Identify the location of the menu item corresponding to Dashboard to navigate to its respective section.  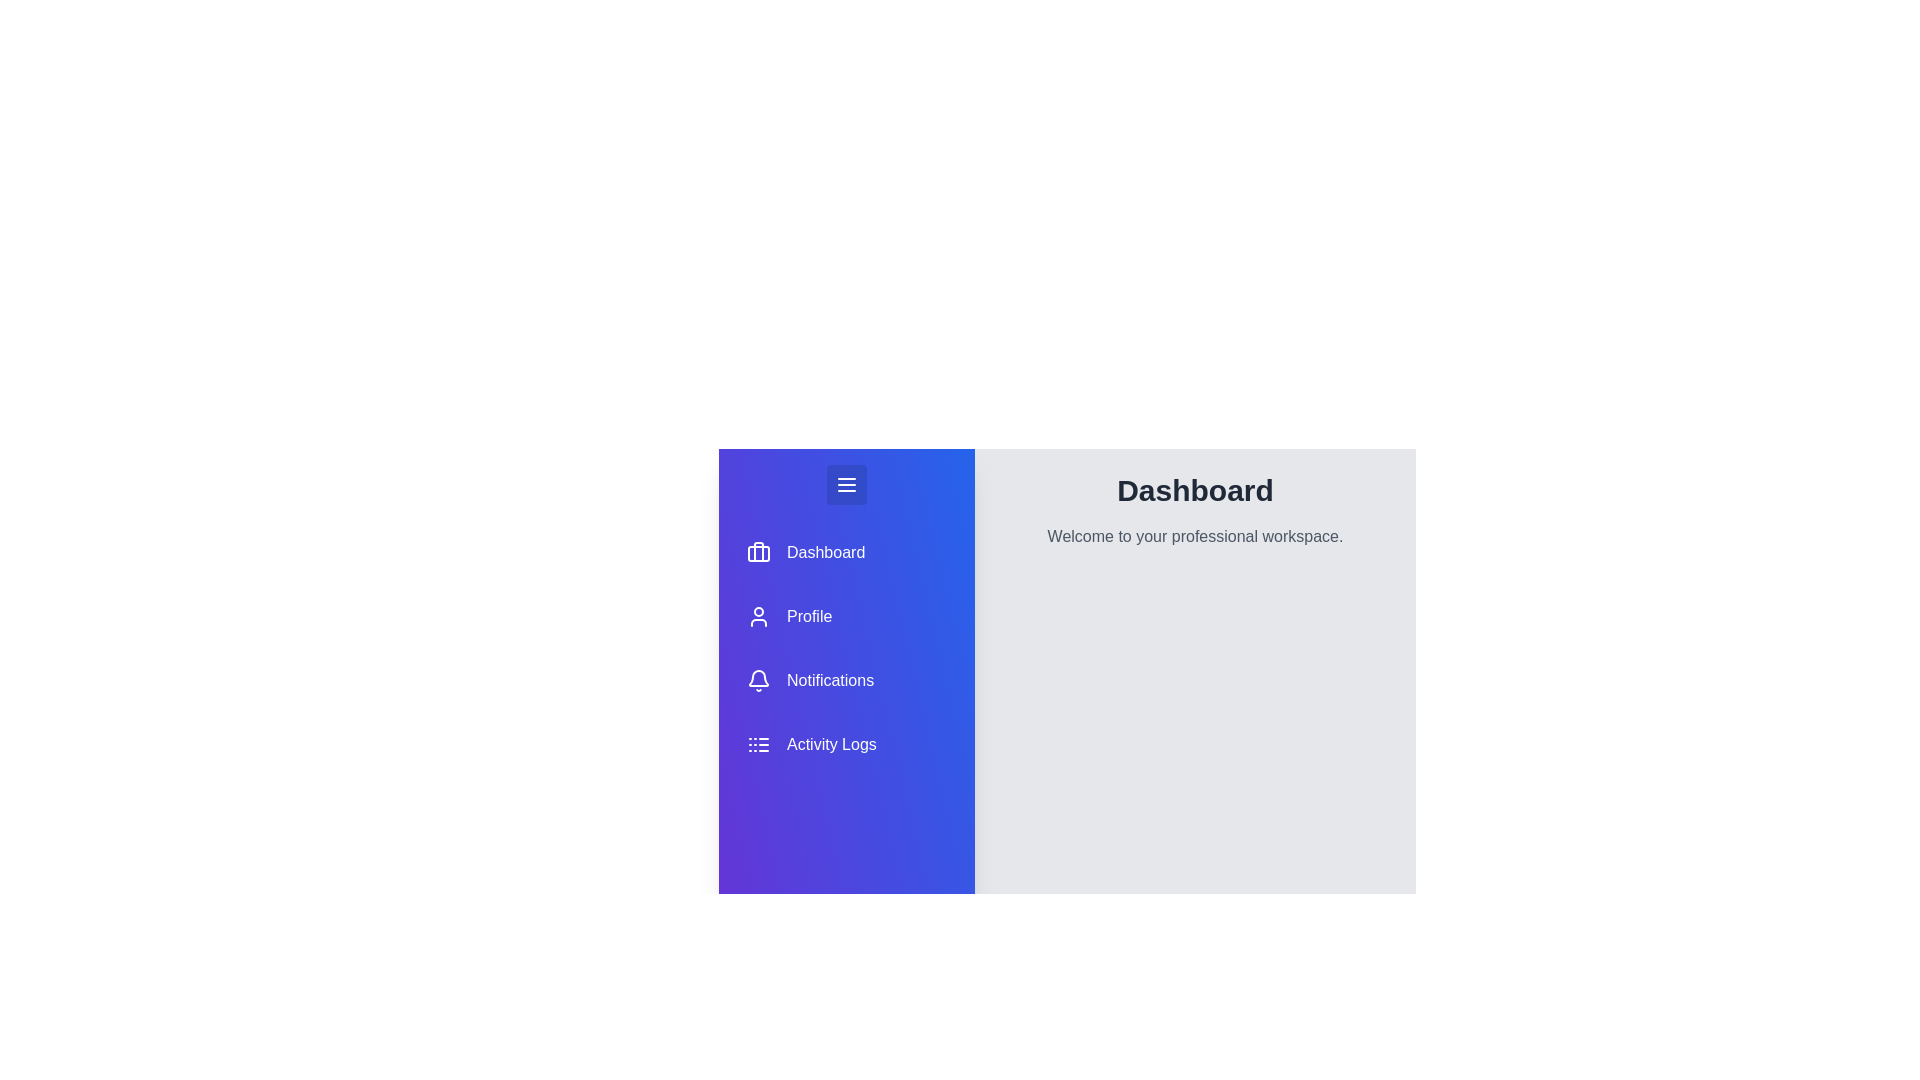
(846, 552).